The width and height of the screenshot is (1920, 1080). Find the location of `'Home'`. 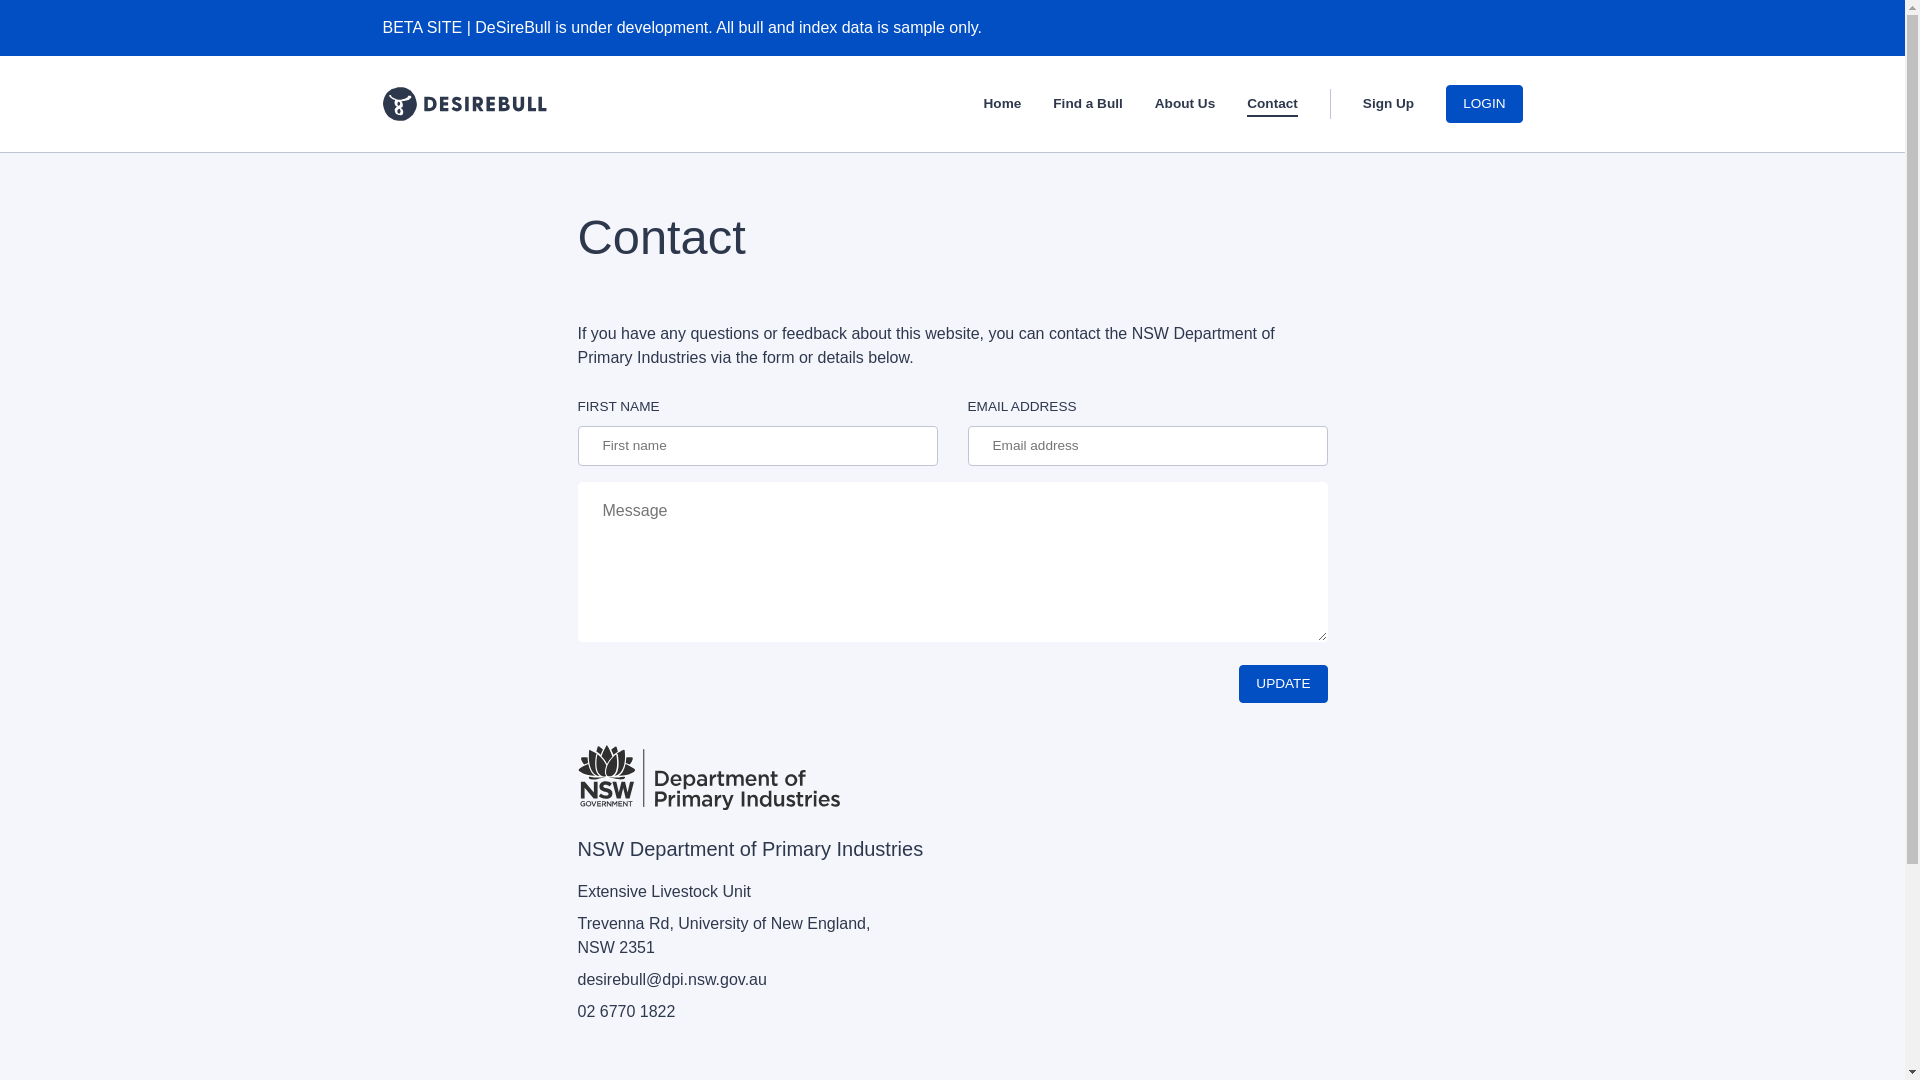

'Home' is located at coordinates (1003, 106).